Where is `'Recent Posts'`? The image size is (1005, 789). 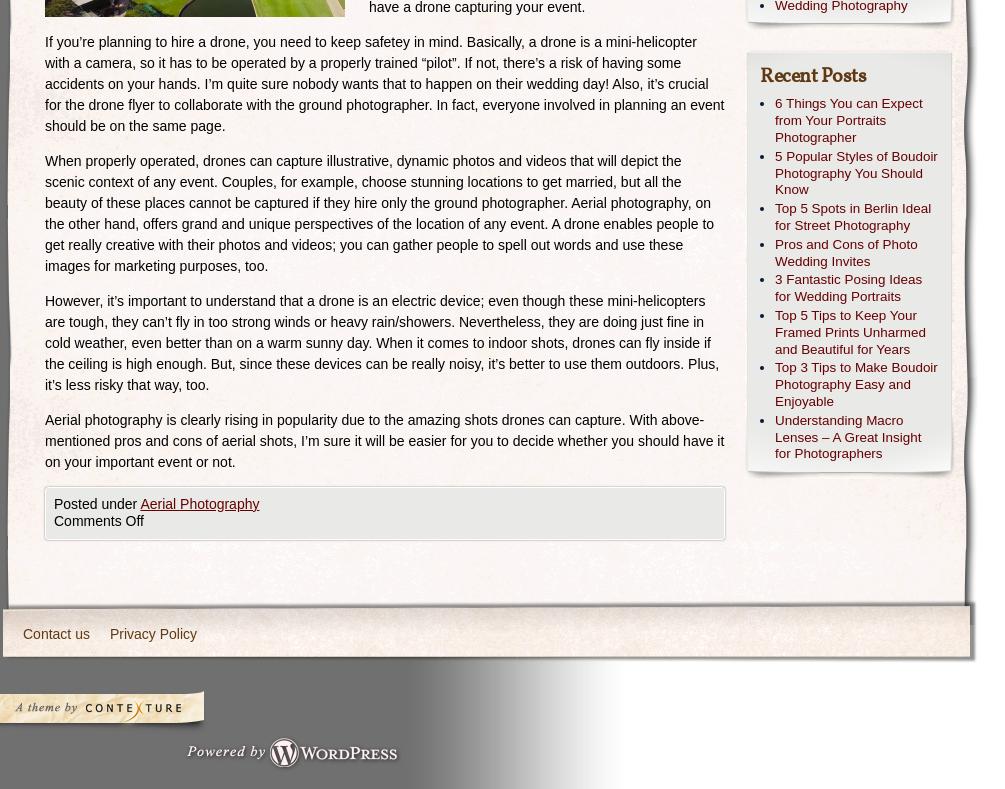 'Recent Posts' is located at coordinates (813, 76).